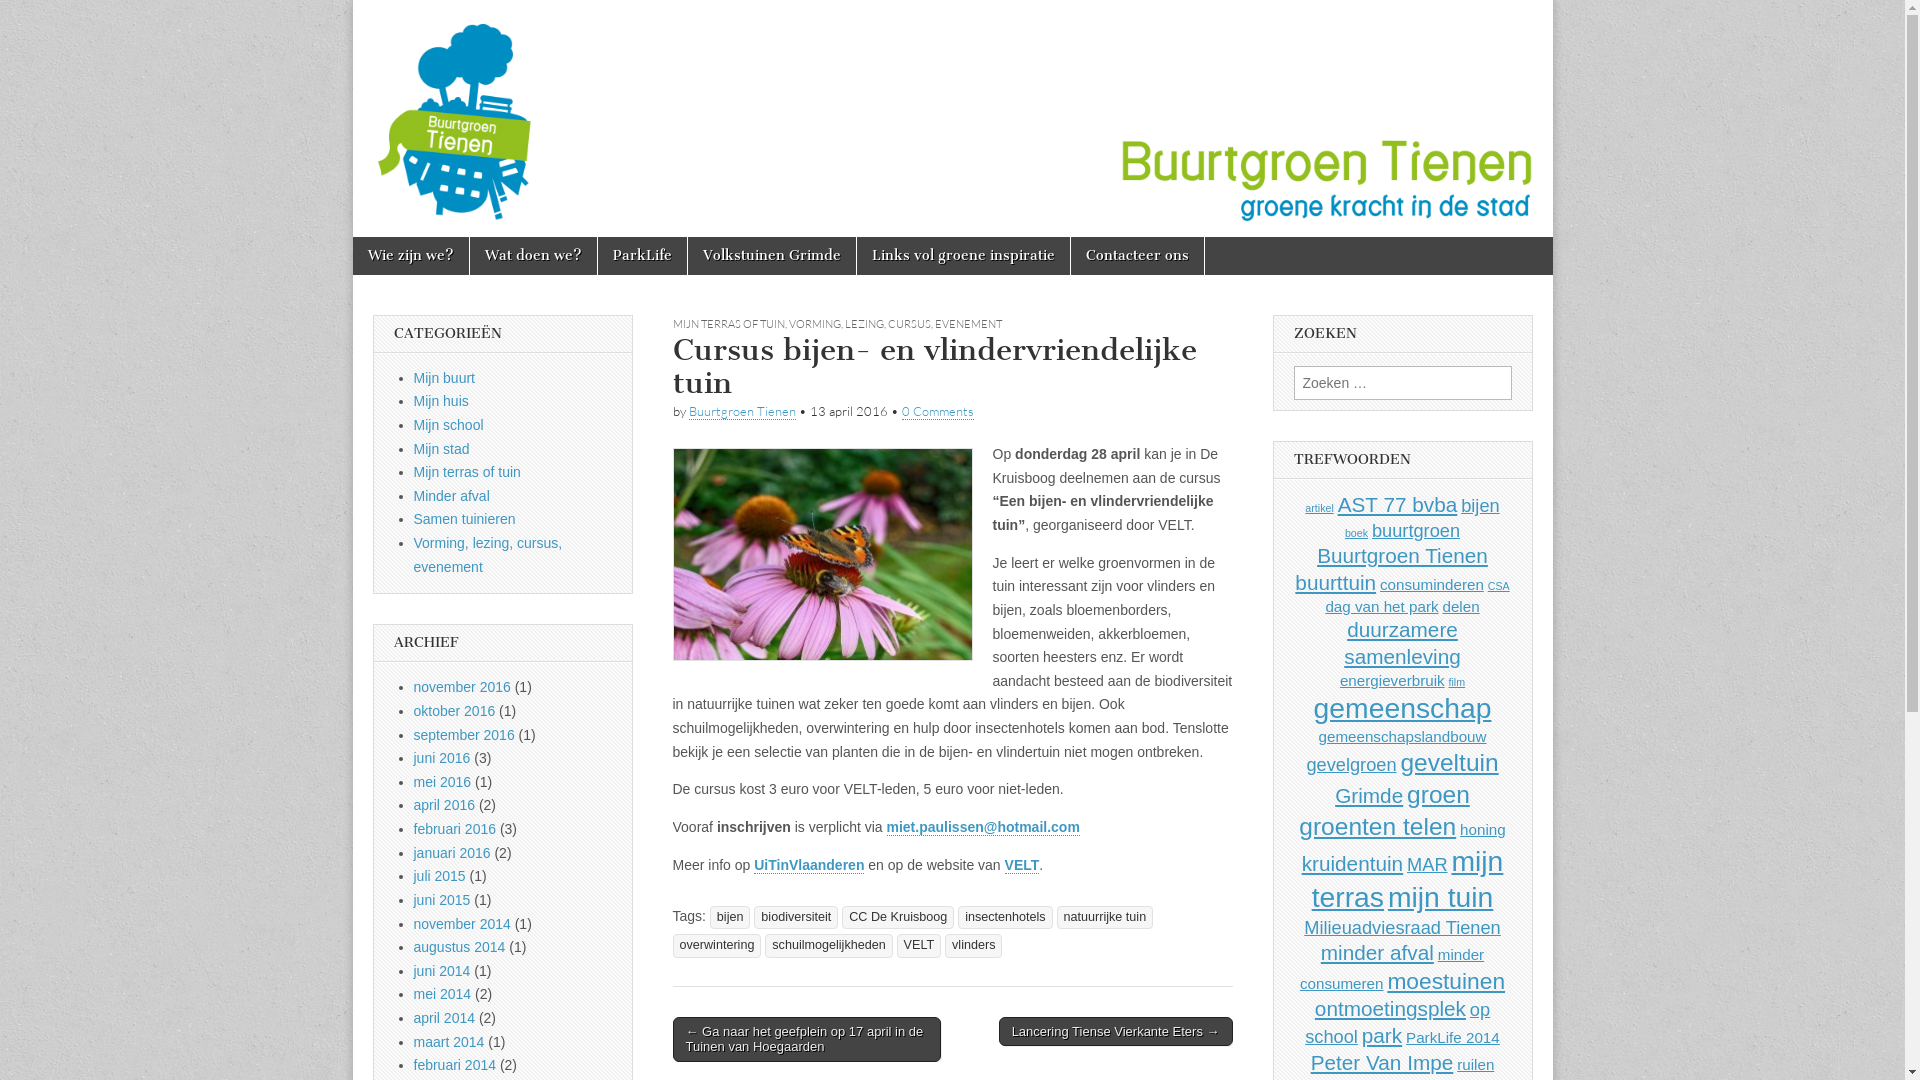 This screenshot has height=1080, width=1920. What do you see at coordinates (463, 735) in the screenshot?
I see `'september 2016'` at bounding box center [463, 735].